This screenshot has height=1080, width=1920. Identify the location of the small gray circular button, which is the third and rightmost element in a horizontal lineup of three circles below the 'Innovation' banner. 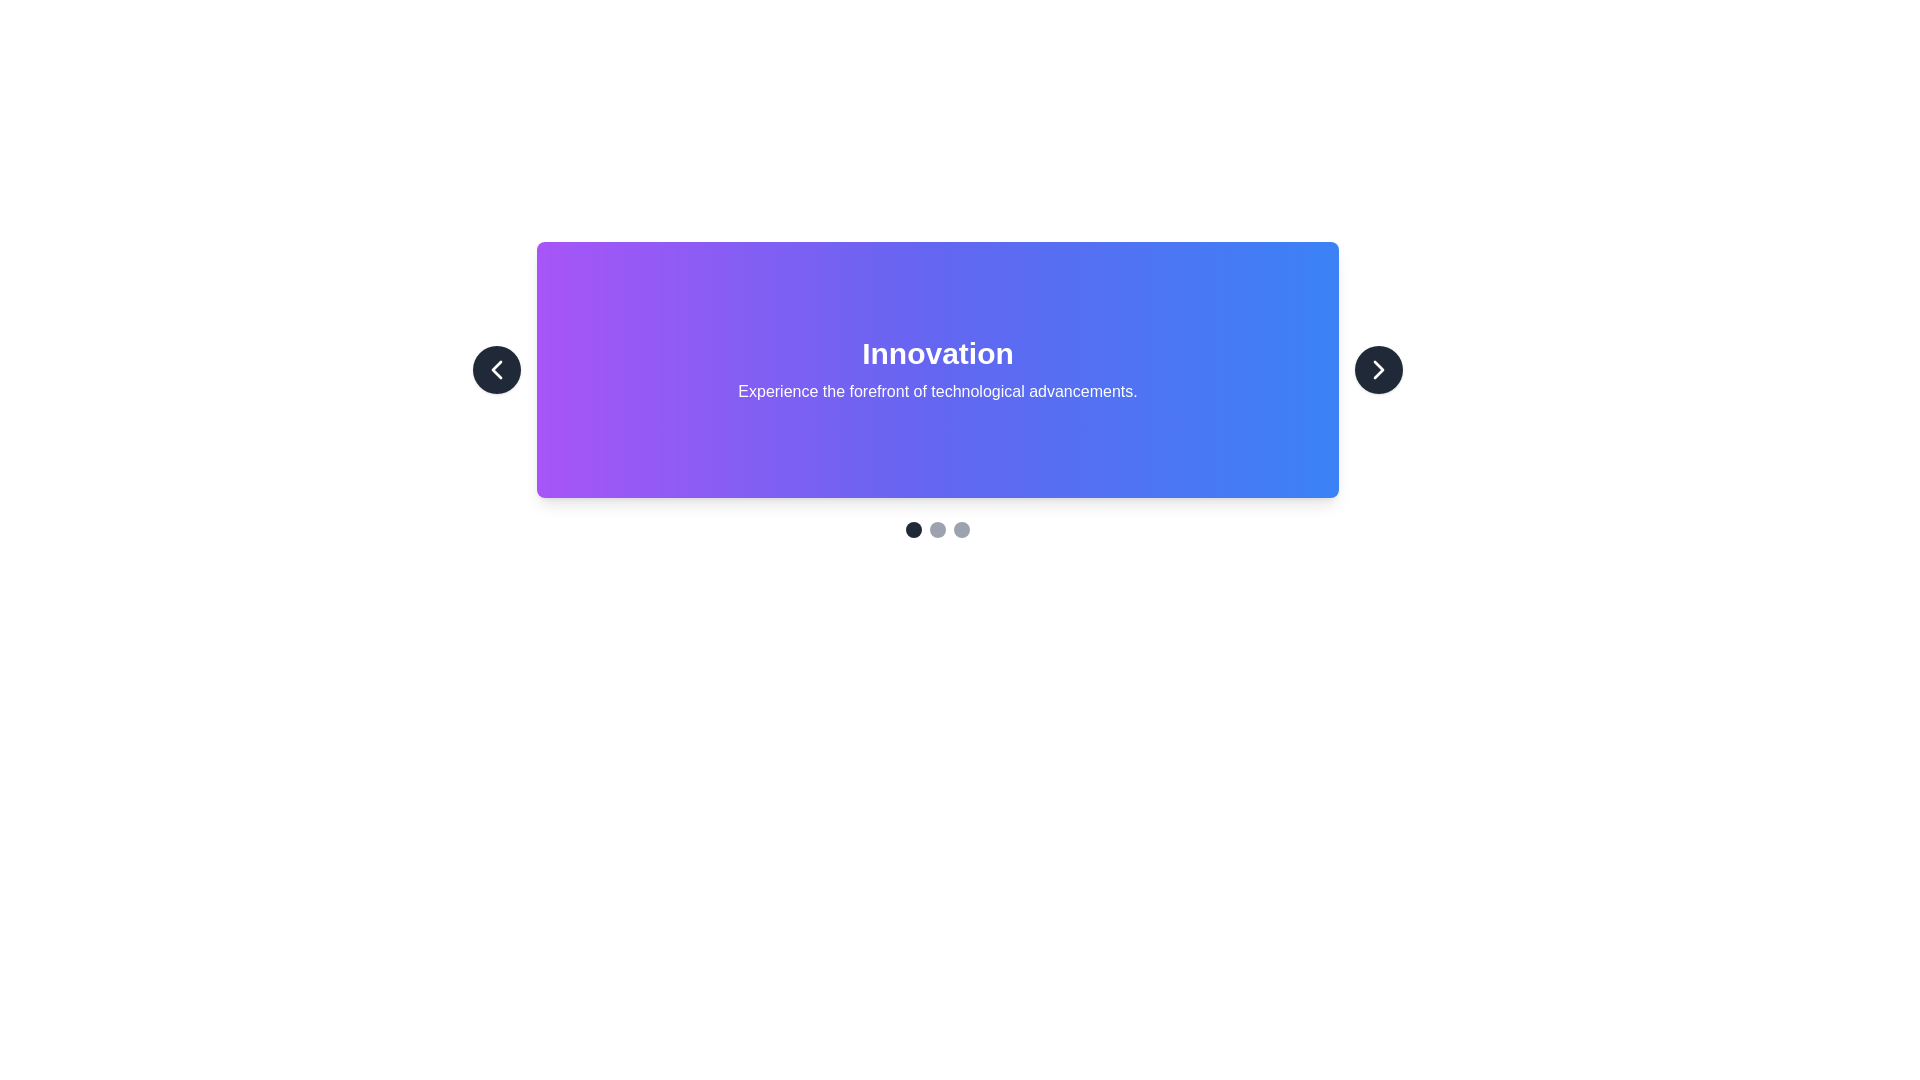
(961, 528).